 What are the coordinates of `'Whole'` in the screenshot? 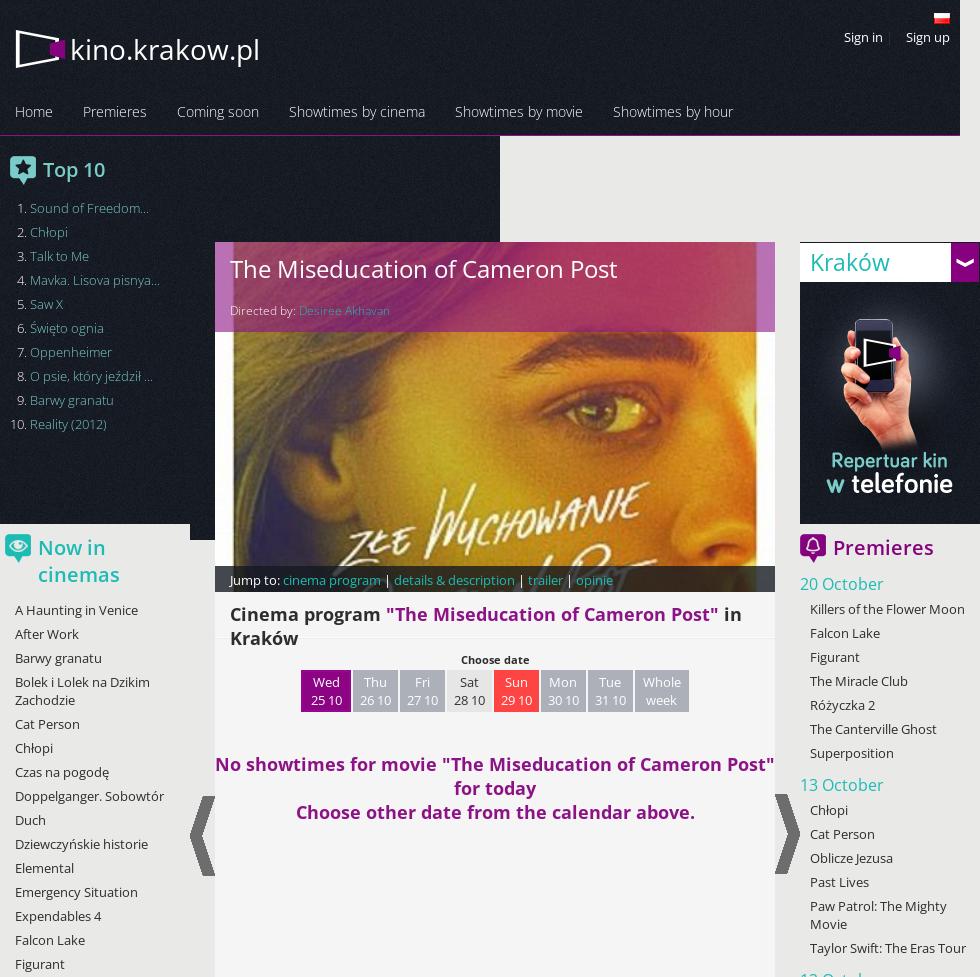 It's located at (661, 682).